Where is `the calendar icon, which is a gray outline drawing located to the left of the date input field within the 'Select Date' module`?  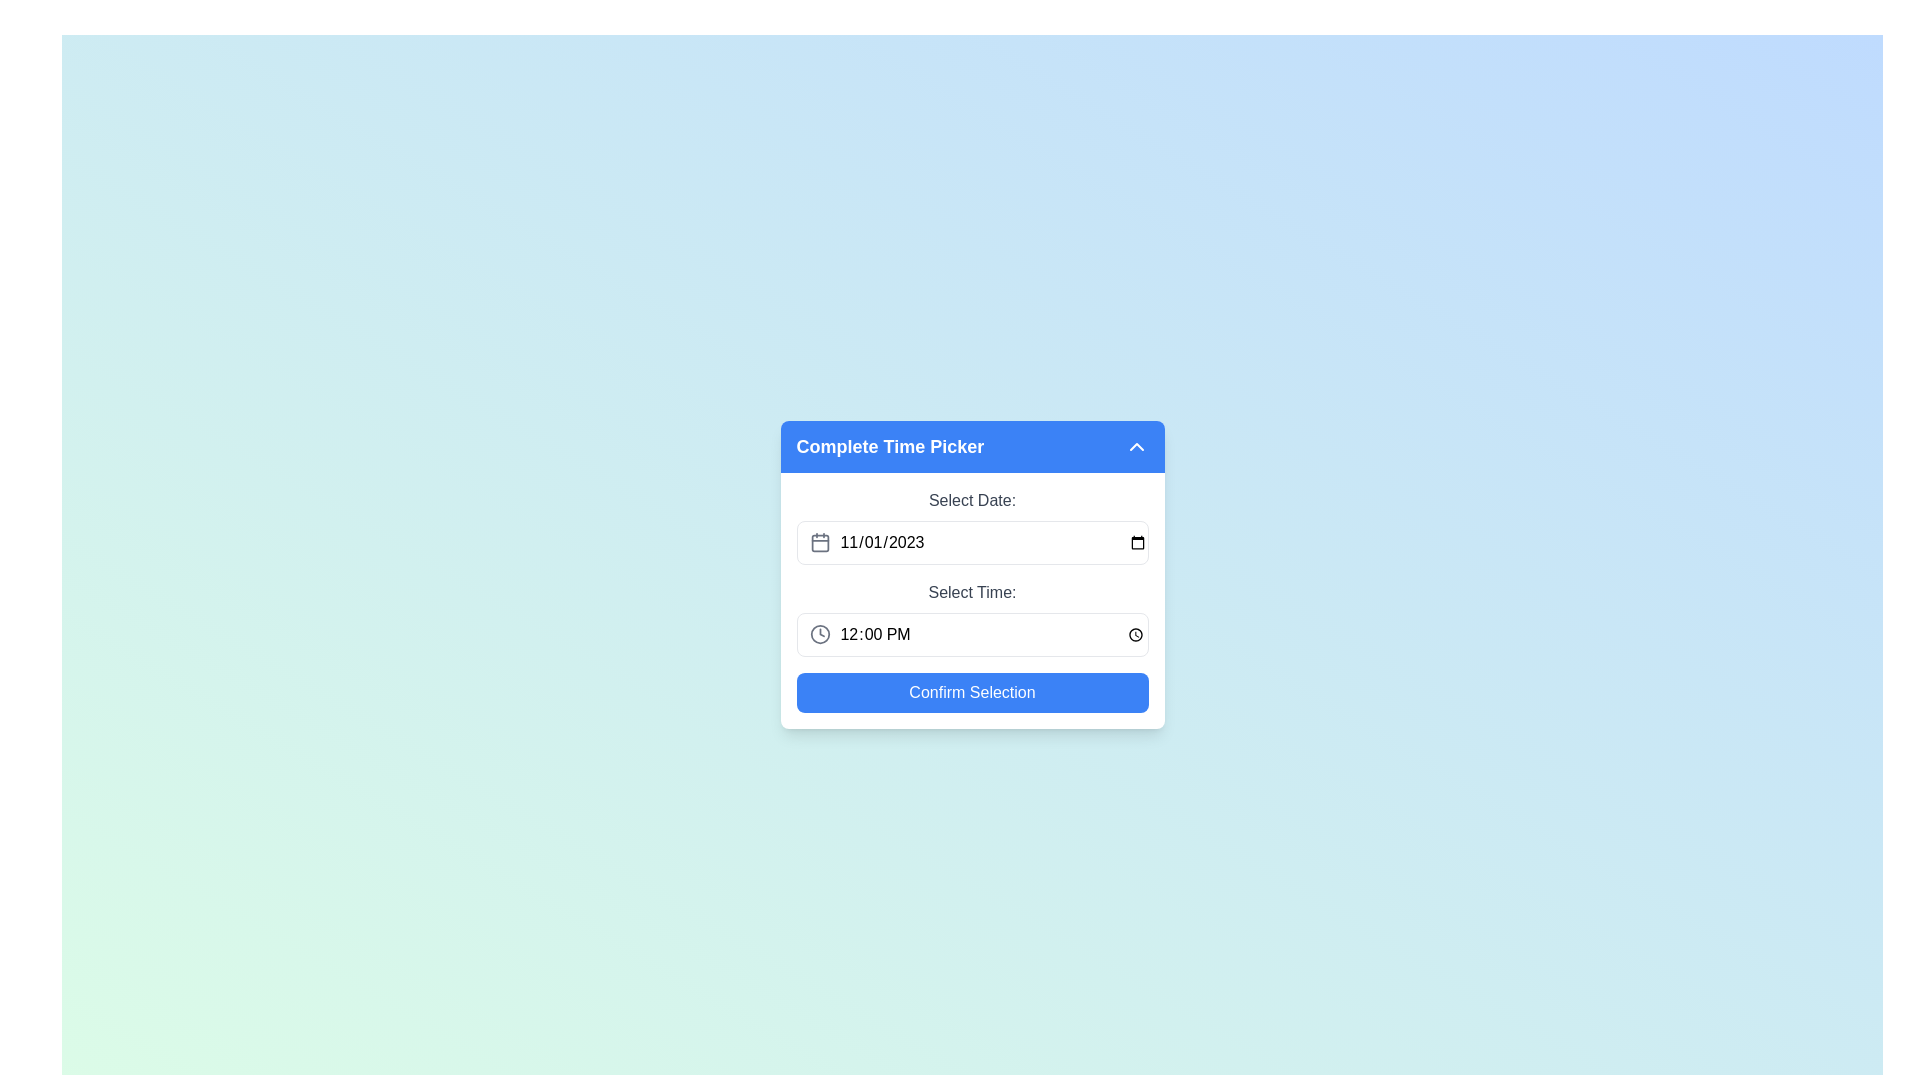
the calendar icon, which is a gray outline drawing located to the left of the date input field within the 'Select Date' module is located at coordinates (820, 543).